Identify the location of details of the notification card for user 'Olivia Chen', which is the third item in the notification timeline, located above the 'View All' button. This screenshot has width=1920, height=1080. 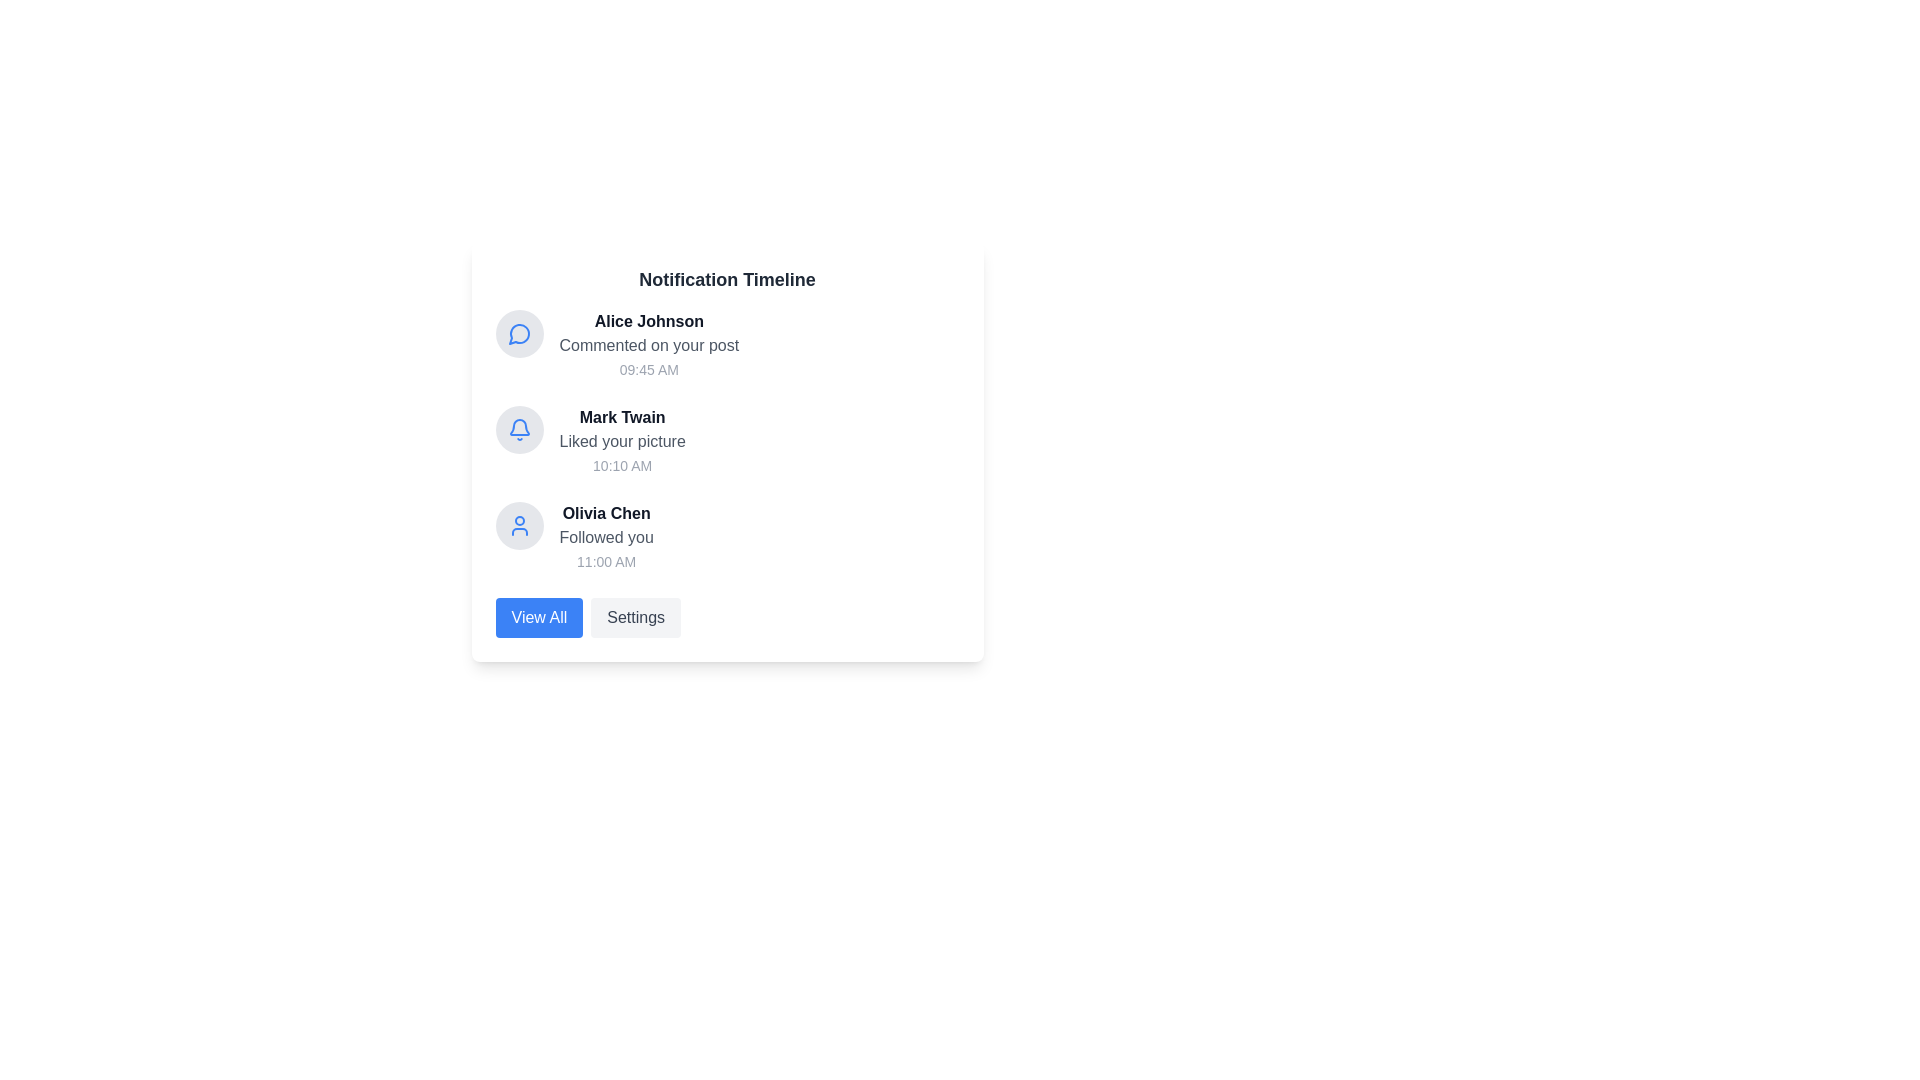
(605, 536).